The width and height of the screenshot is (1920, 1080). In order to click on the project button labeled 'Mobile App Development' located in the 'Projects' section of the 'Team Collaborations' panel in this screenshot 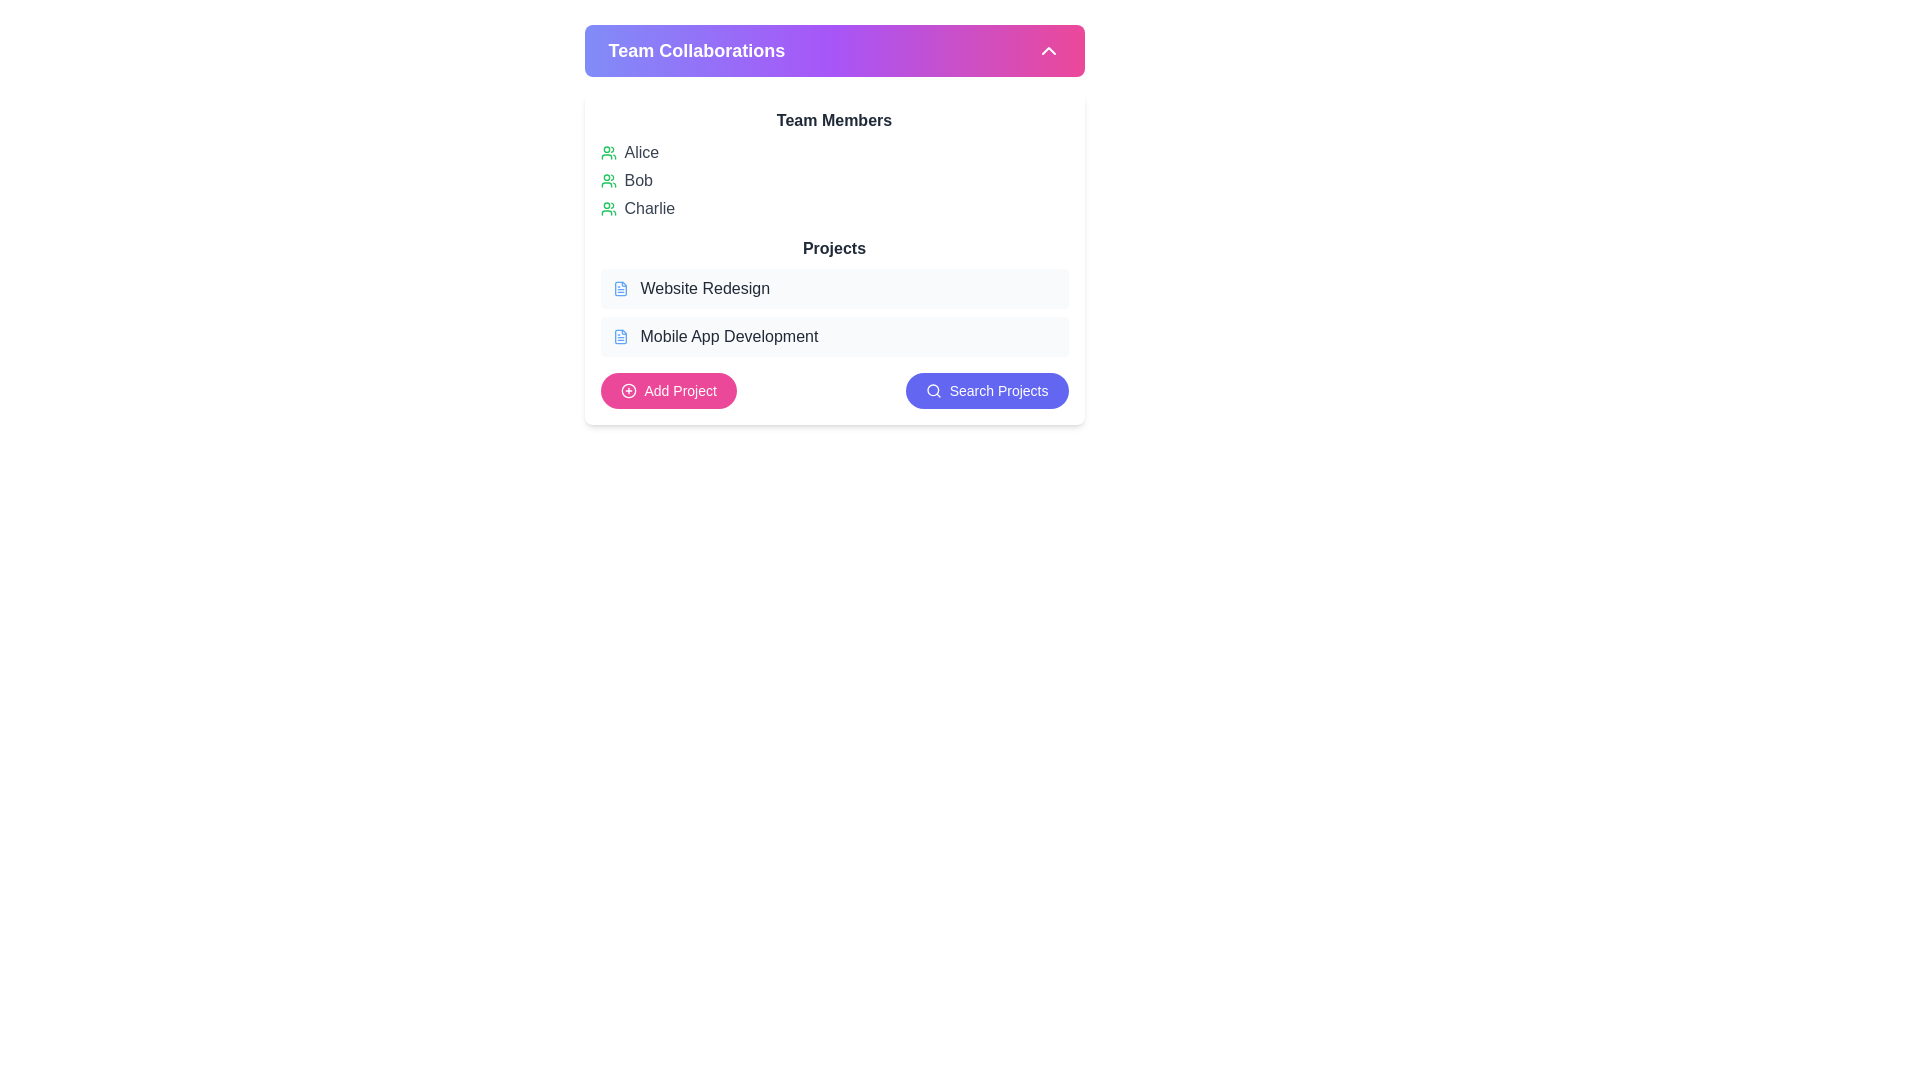, I will do `click(834, 335)`.